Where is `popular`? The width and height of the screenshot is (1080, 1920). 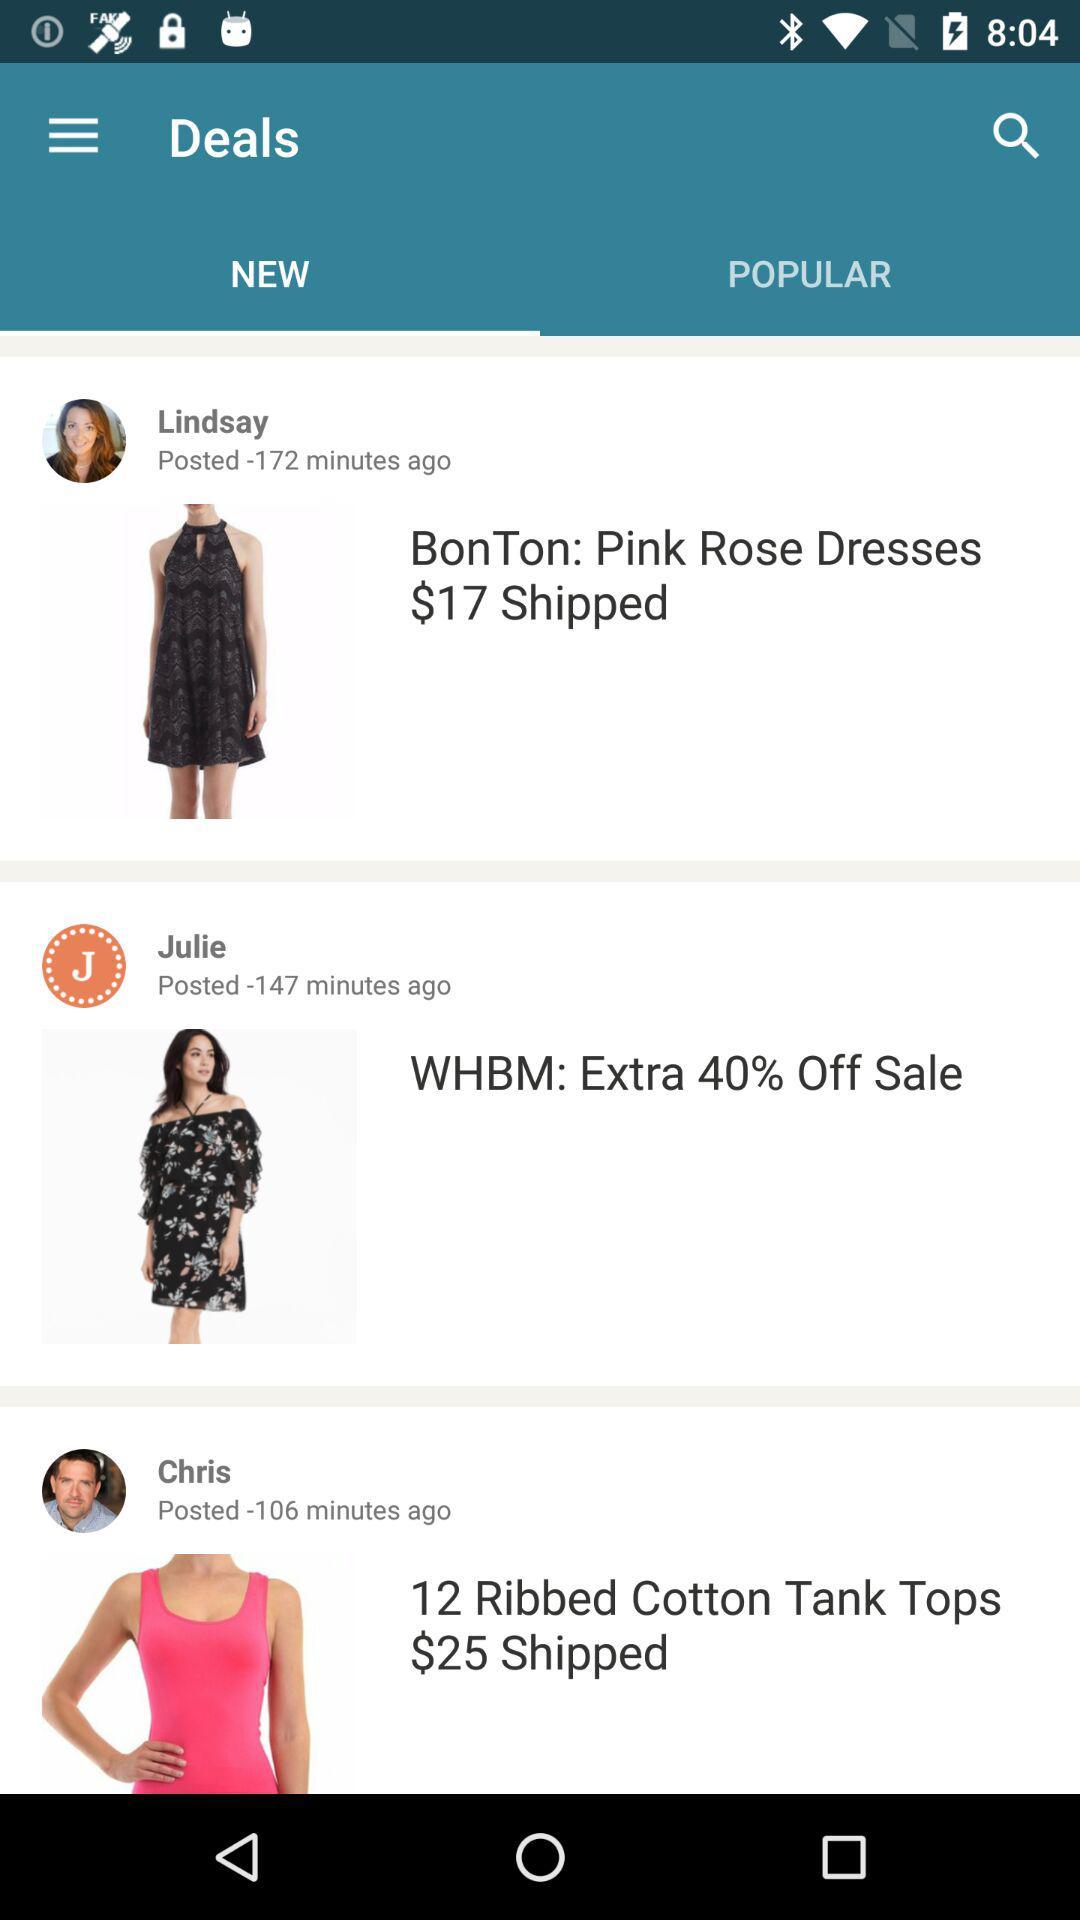 popular is located at coordinates (810, 272).